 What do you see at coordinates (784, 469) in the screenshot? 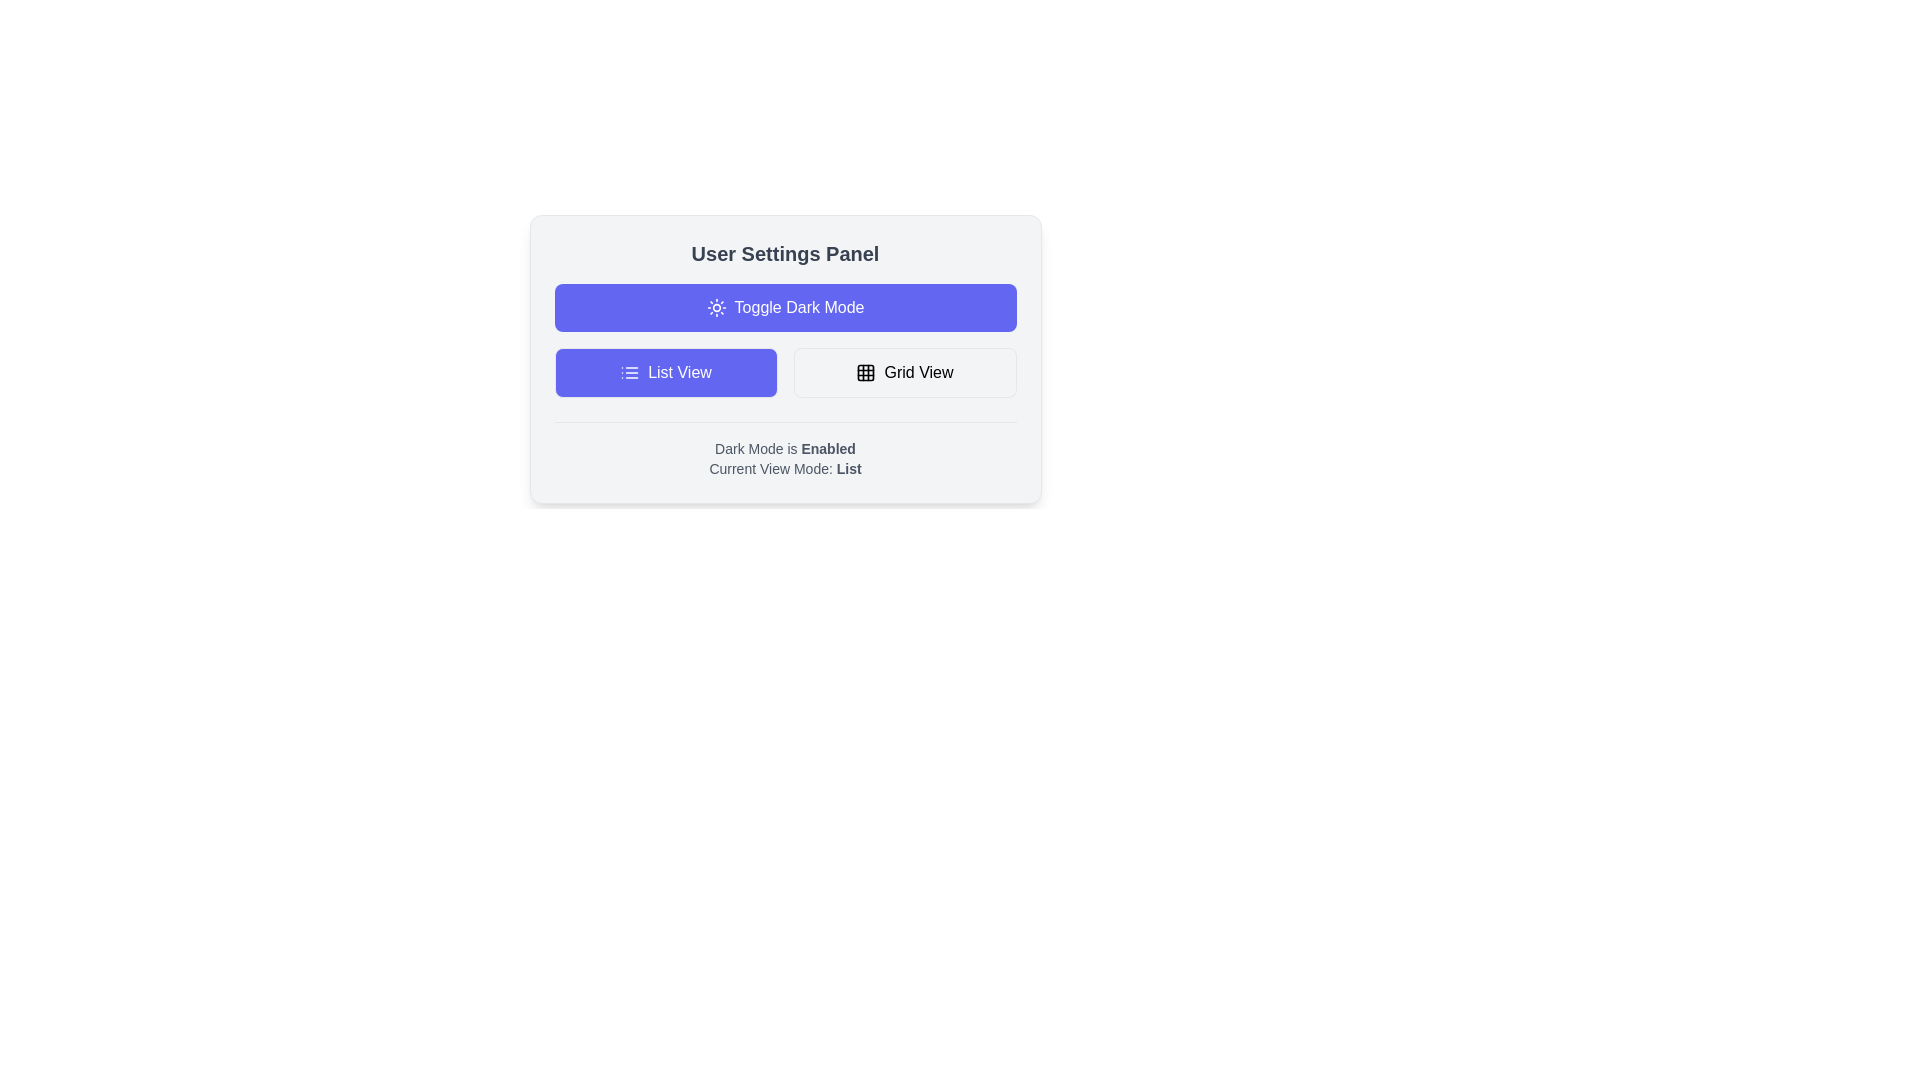
I see `the Text label that displays the current view mode setting, indicating it is set to 'List', located below the 'Dark Mode is Enabled' text` at bounding box center [784, 469].